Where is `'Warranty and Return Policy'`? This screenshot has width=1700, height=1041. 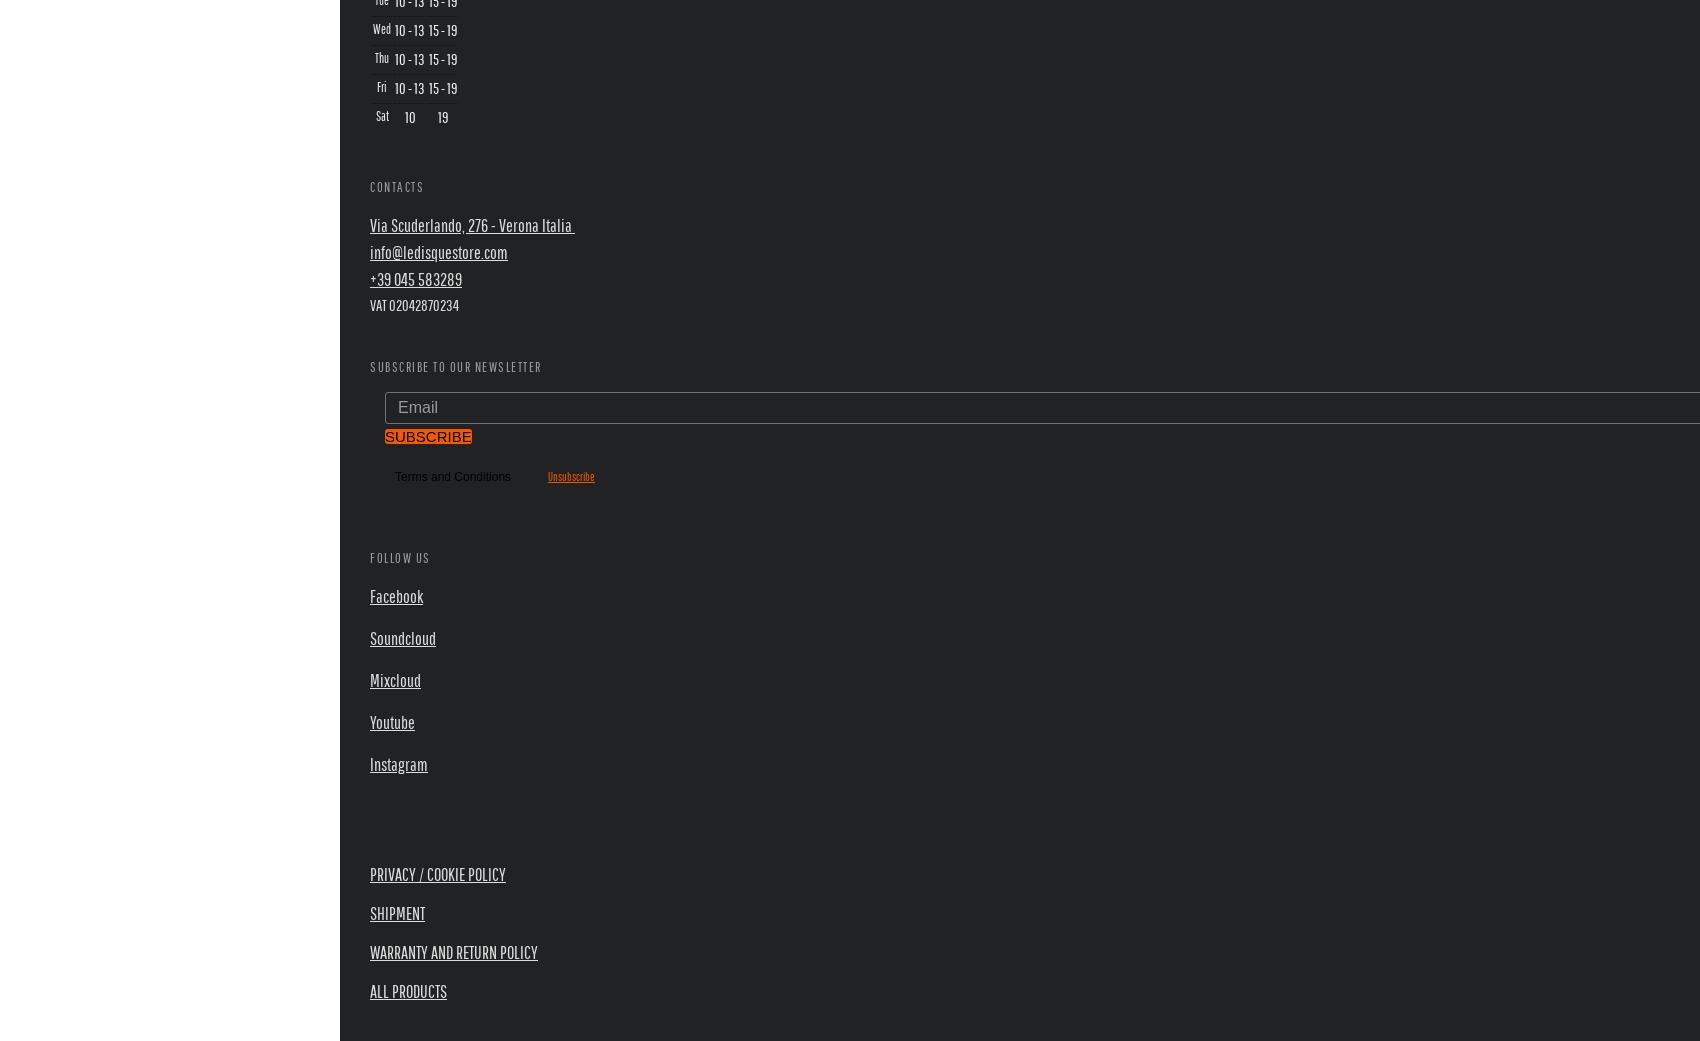 'Warranty and Return Policy' is located at coordinates (454, 952).